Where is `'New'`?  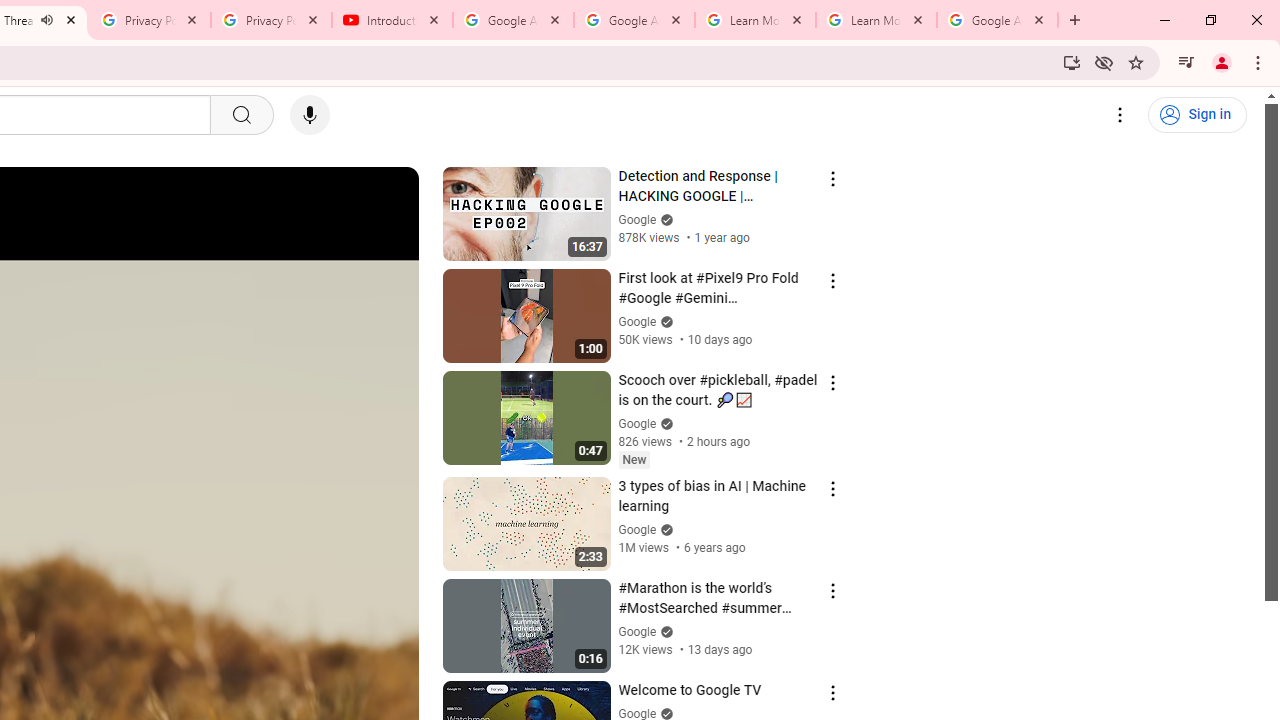
'New' is located at coordinates (633, 459).